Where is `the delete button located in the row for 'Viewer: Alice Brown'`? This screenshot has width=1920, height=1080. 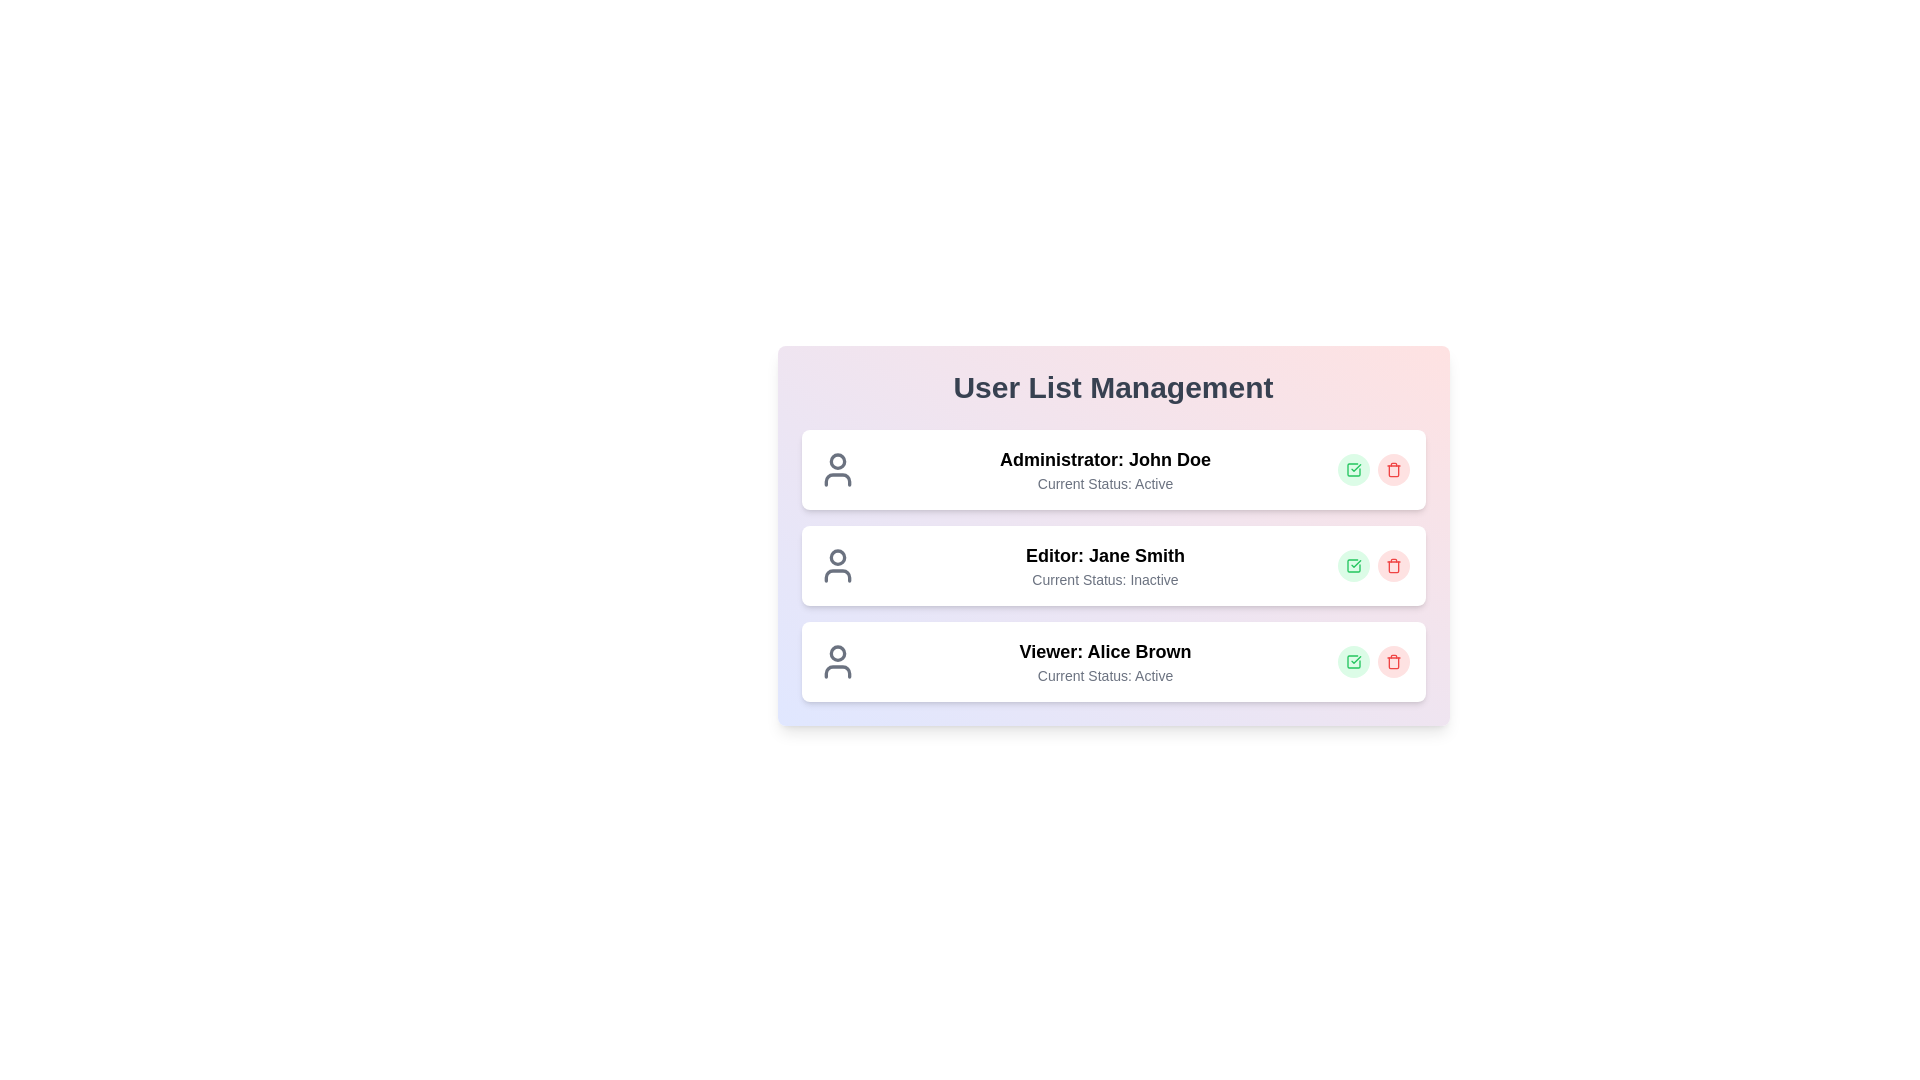
the delete button located in the row for 'Viewer: Alice Brown' is located at coordinates (1392, 662).